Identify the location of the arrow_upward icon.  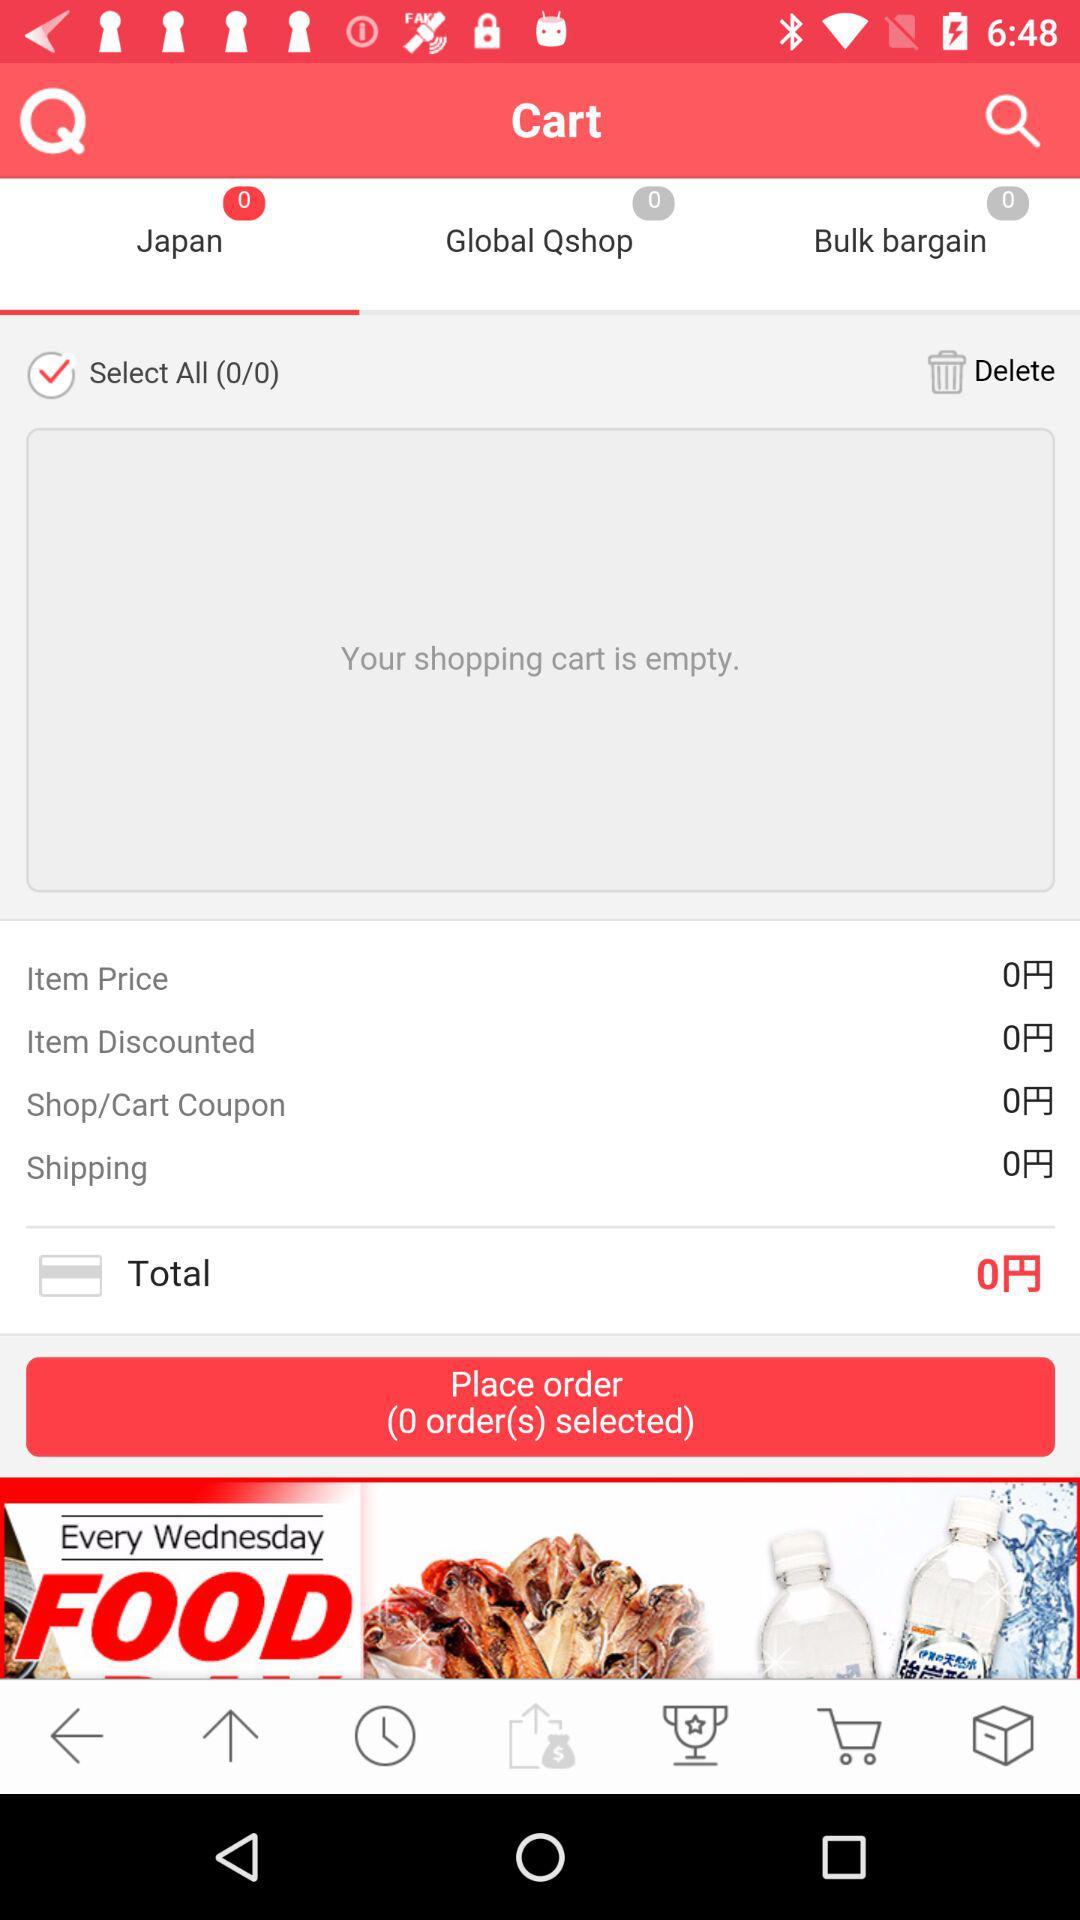
(229, 1734).